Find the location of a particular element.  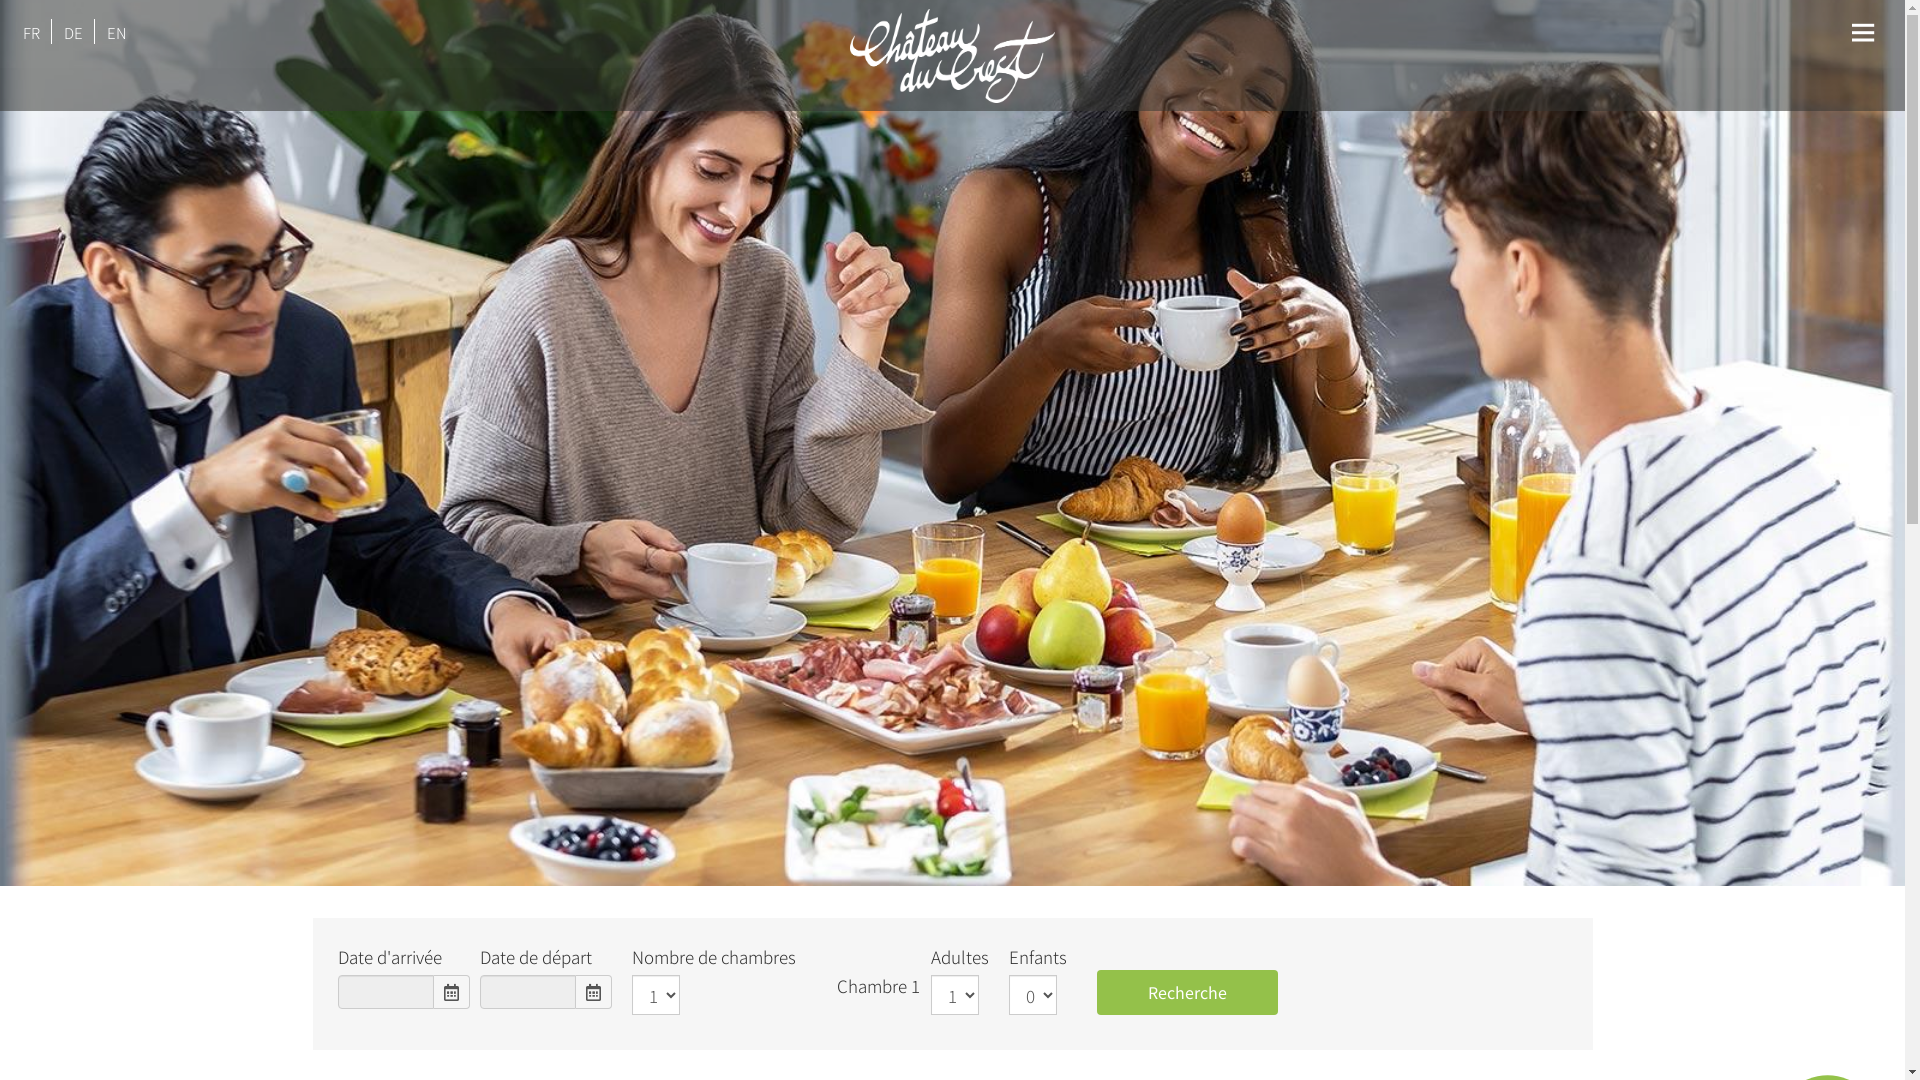

'Recherche' is located at coordinates (1186, 992).